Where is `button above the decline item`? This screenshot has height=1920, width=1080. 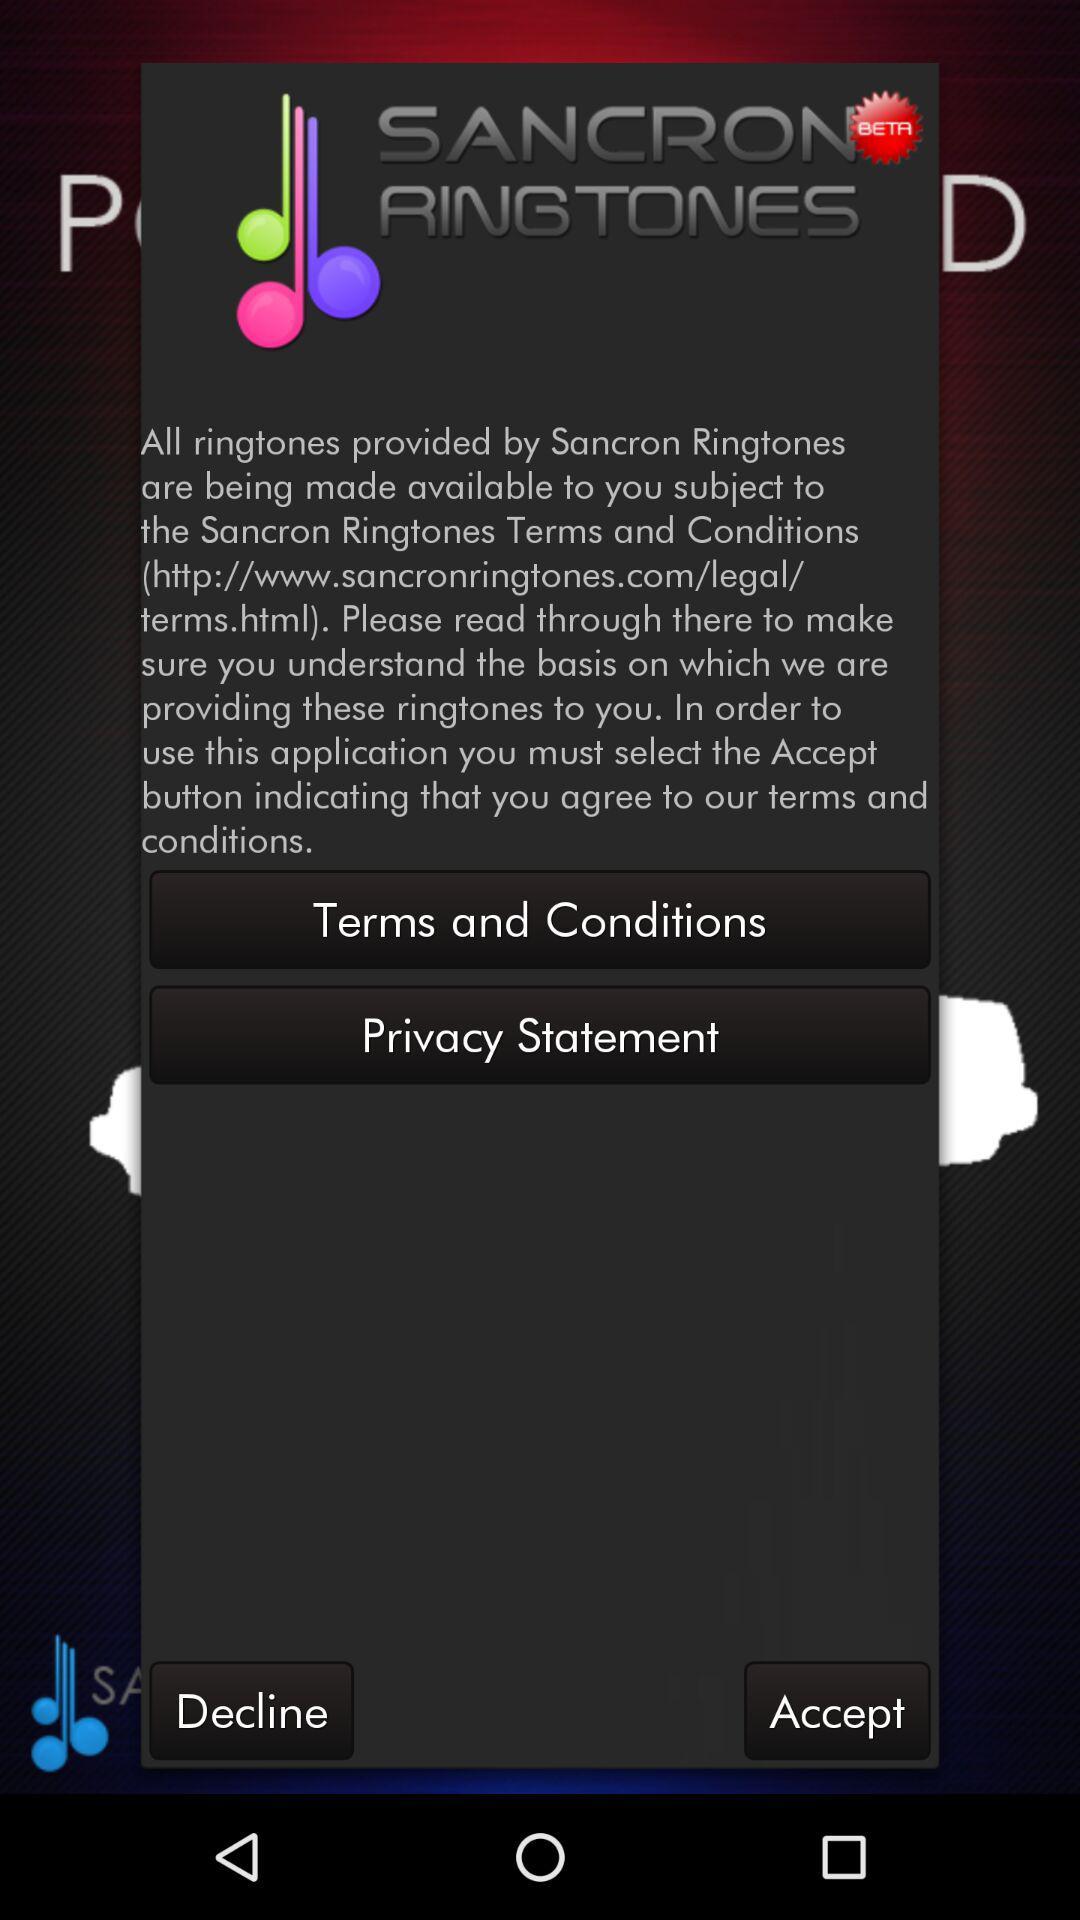
button above the decline item is located at coordinates (540, 1035).